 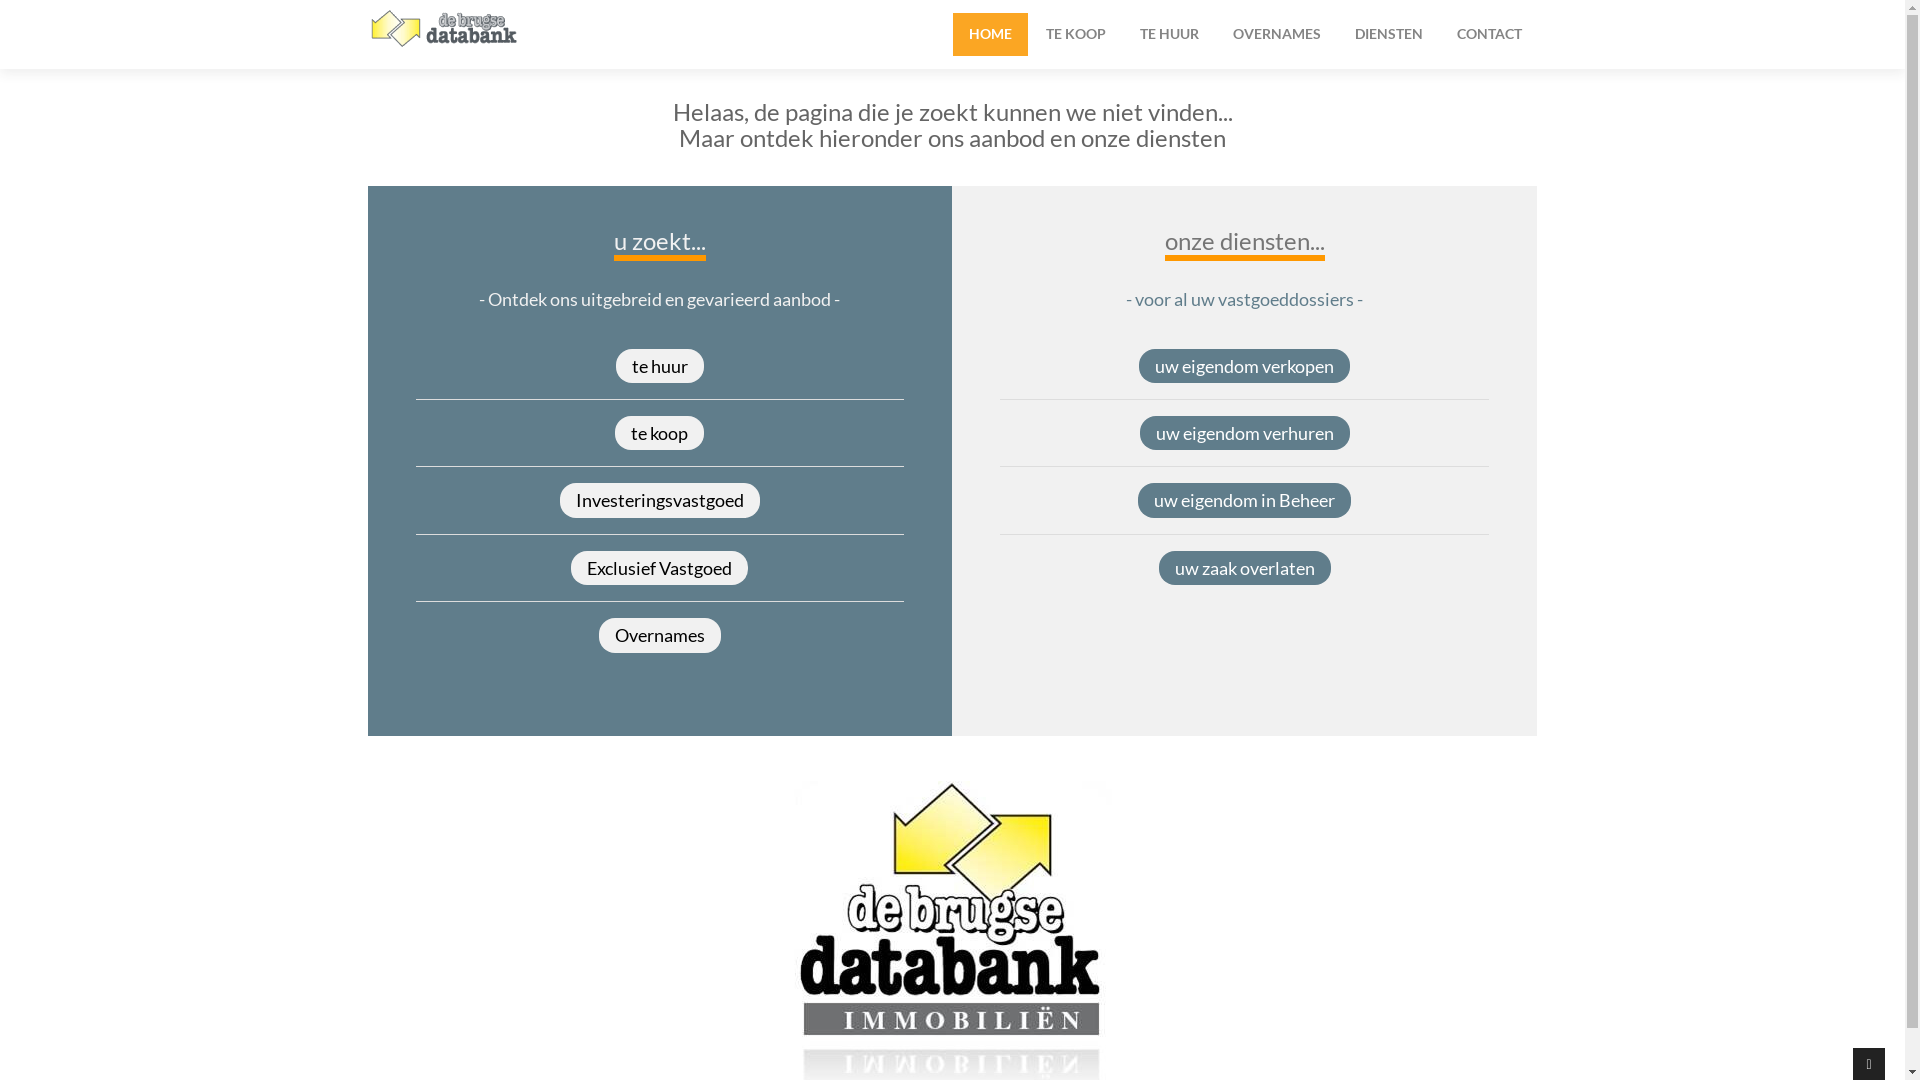 What do you see at coordinates (659, 567) in the screenshot?
I see `'Exclusief Vastgoed'` at bounding box center [659, 567].